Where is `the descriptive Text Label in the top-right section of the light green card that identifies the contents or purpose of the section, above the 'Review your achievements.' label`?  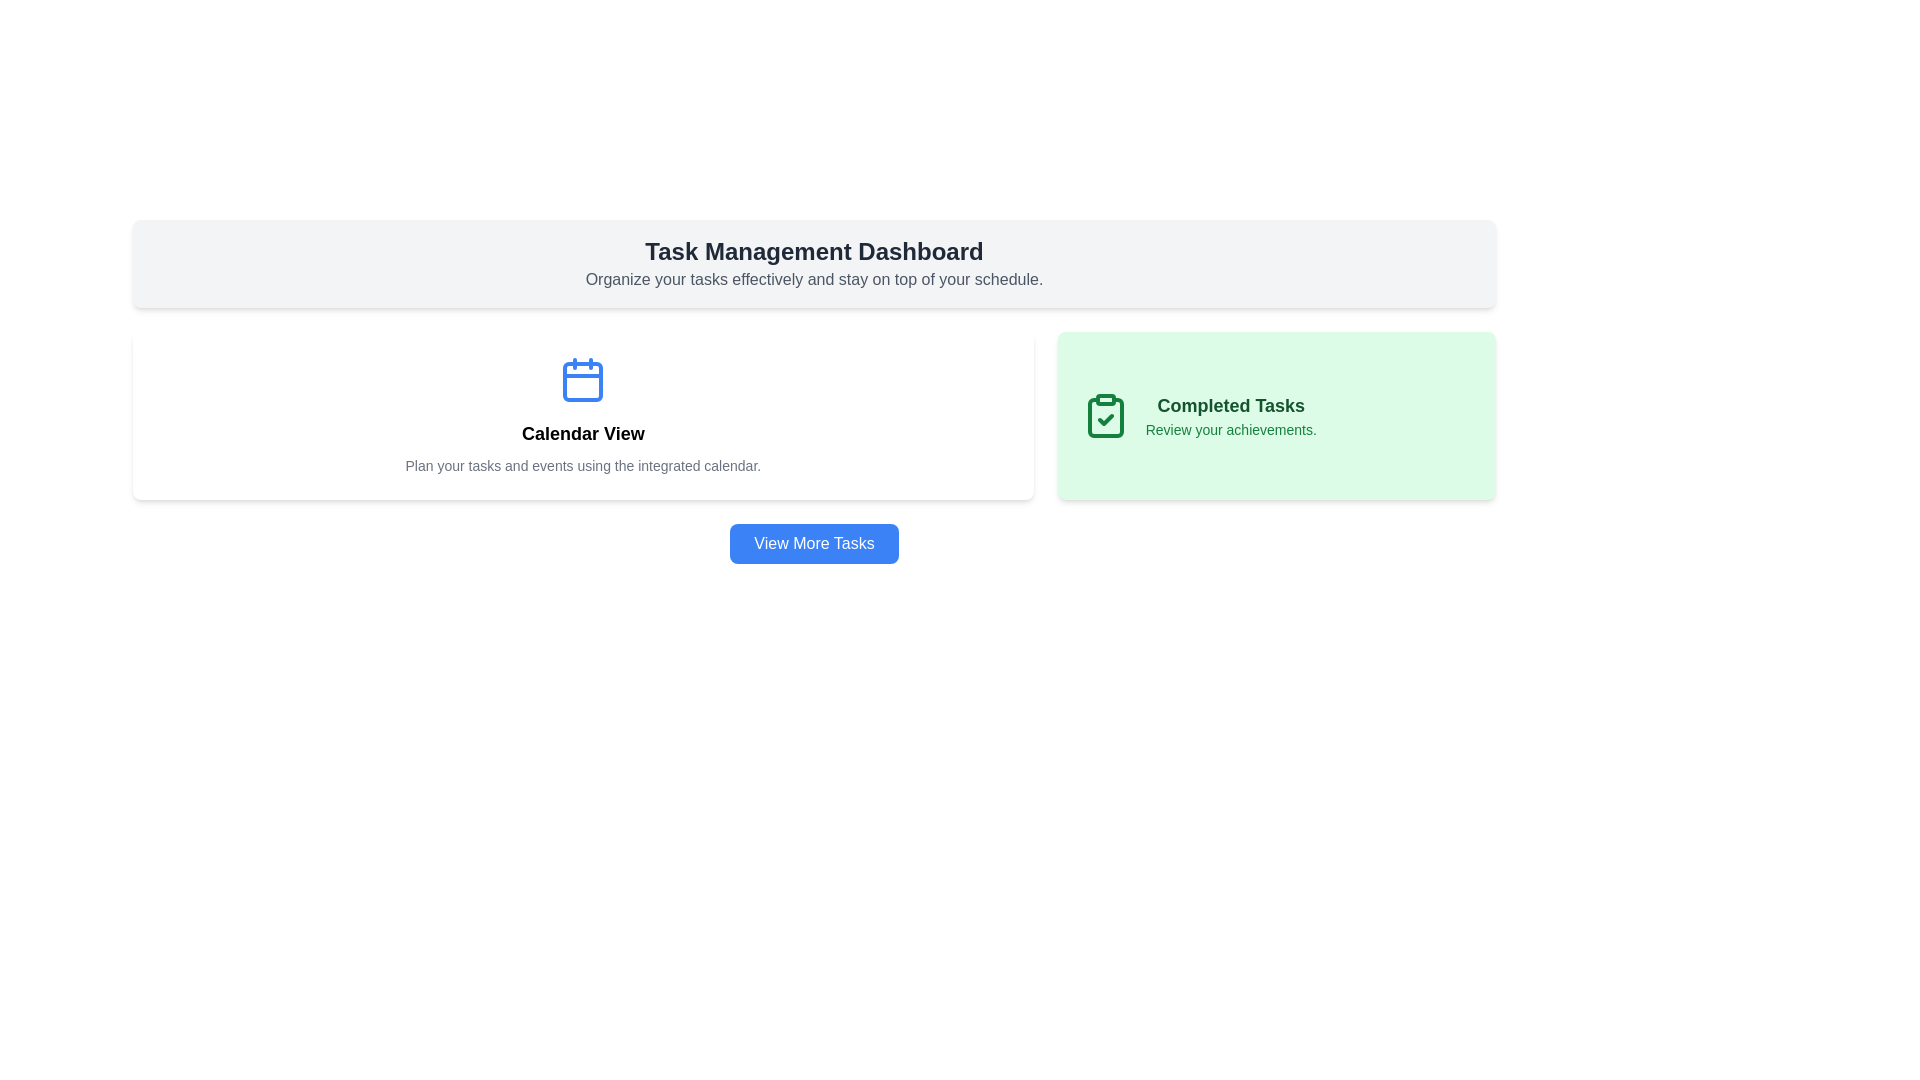 the descriptive Text Label in the top-right section of the light green card that identifies the contents or purpose of the section, above the 'Review your achievements.' label is located at coordinates (1230, 405).